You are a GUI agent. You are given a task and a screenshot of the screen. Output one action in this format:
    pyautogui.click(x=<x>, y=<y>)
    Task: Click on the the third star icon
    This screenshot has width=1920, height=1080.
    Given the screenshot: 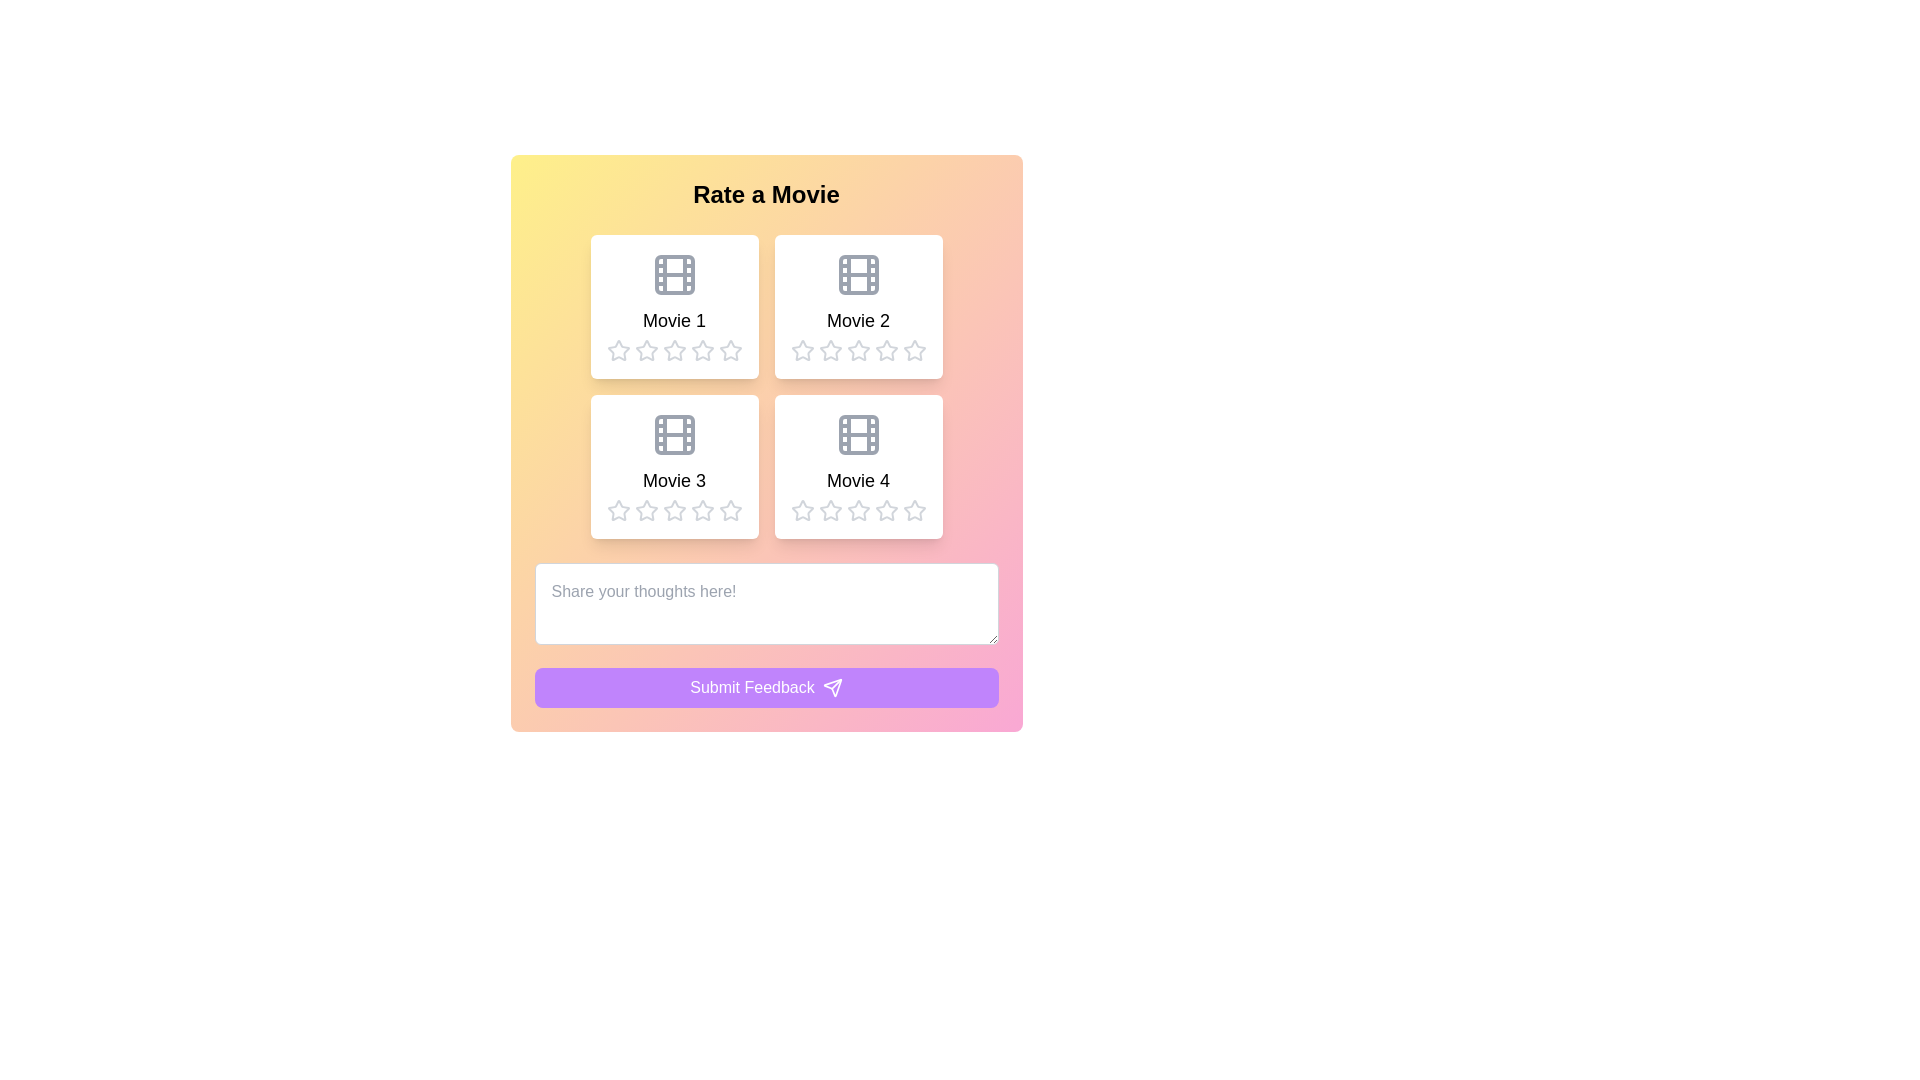 What is the action you would take?
    pyautogui.click(x=830, y=509)
    